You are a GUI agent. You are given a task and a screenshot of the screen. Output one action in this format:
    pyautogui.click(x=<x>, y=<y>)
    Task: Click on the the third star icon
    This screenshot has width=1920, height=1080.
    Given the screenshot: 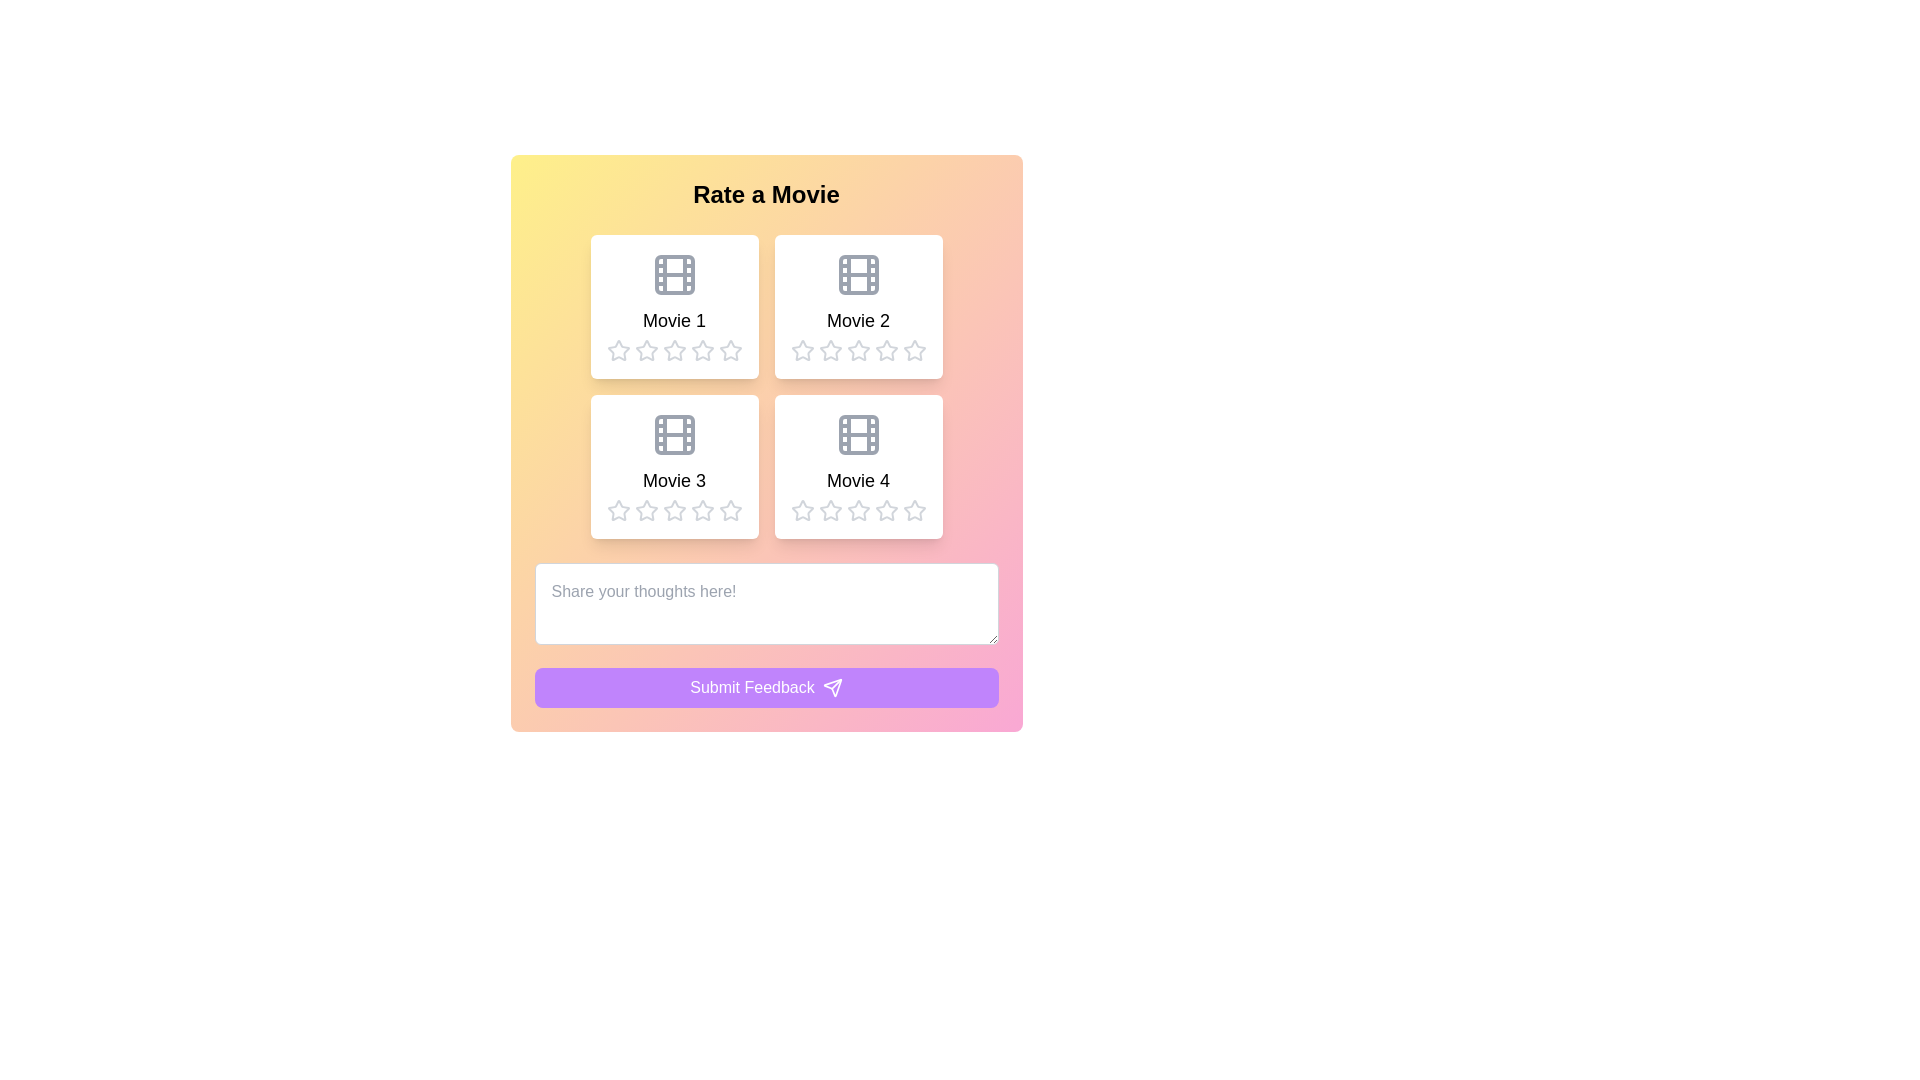 What is the action you would take?
    pyautogui.click(x=830, y=509)
    